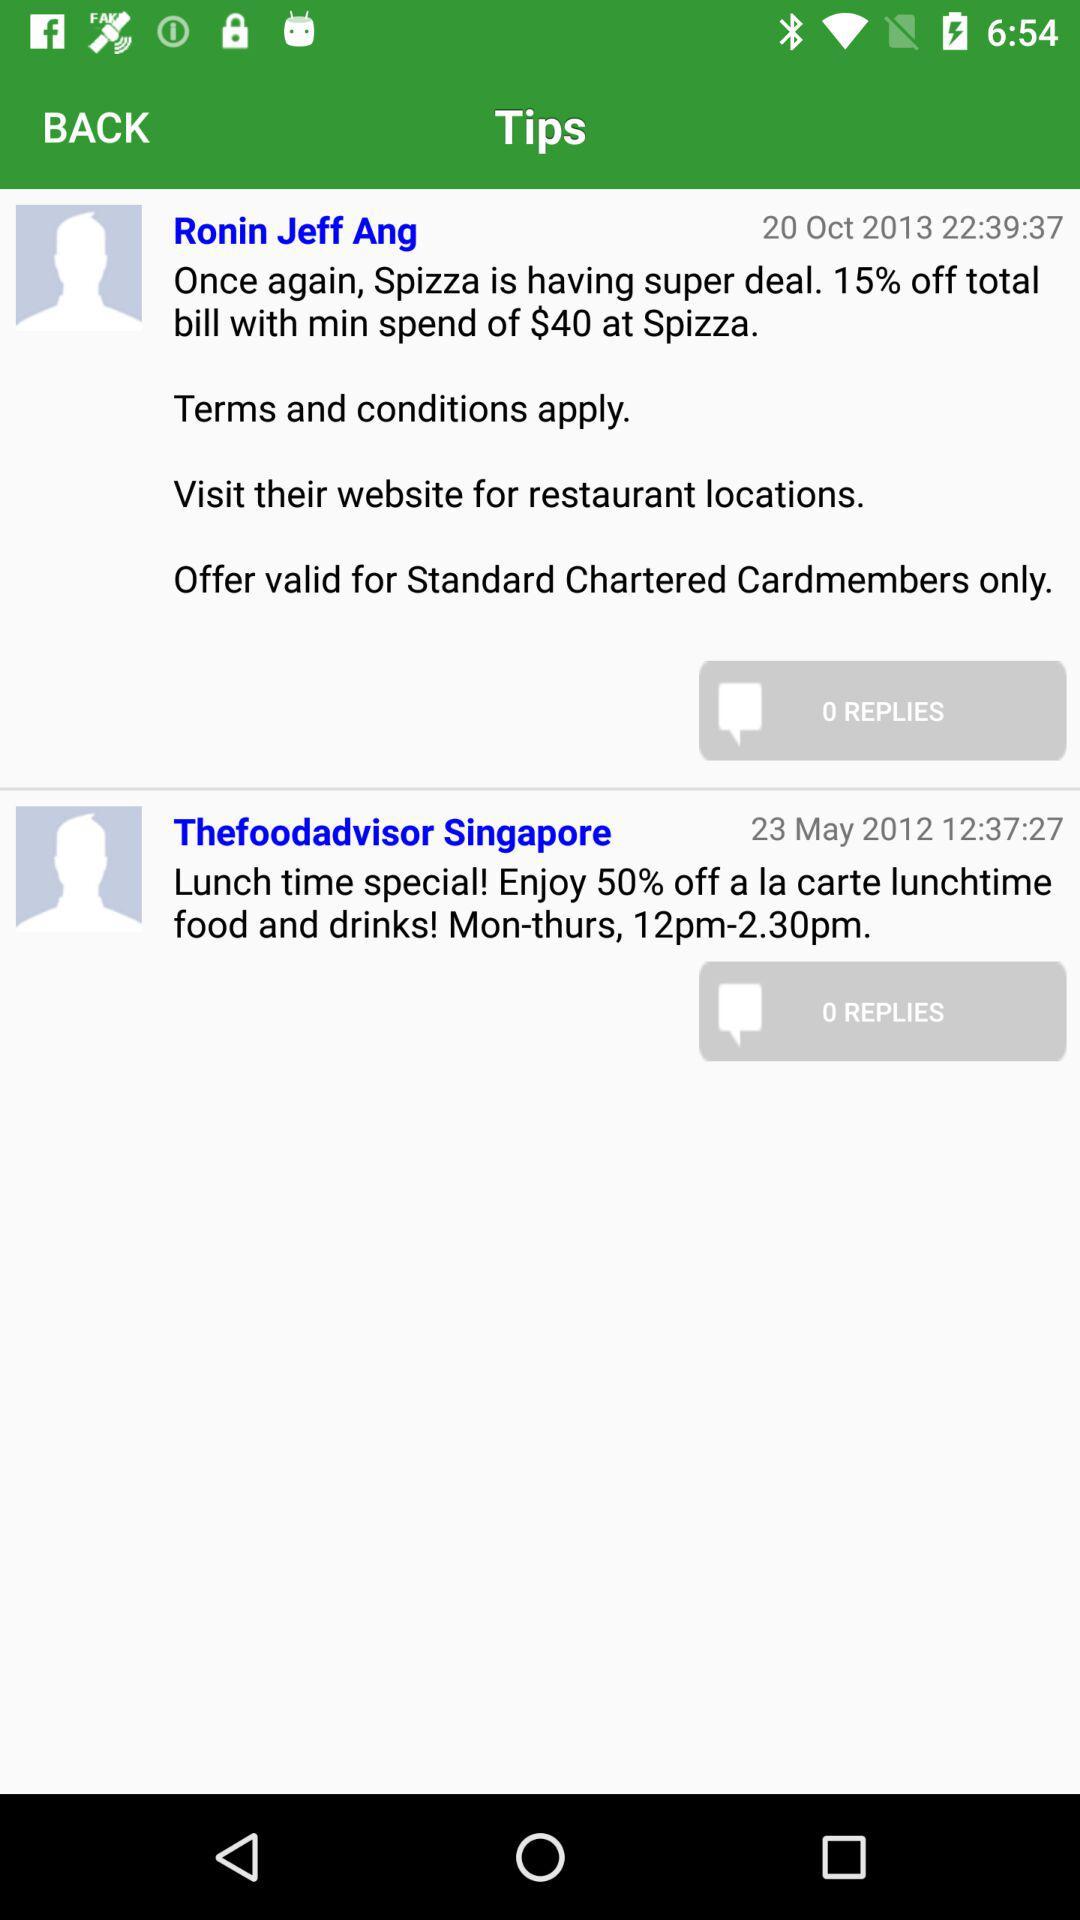  I want to click on ronin jeff ang, so click(295, 221).